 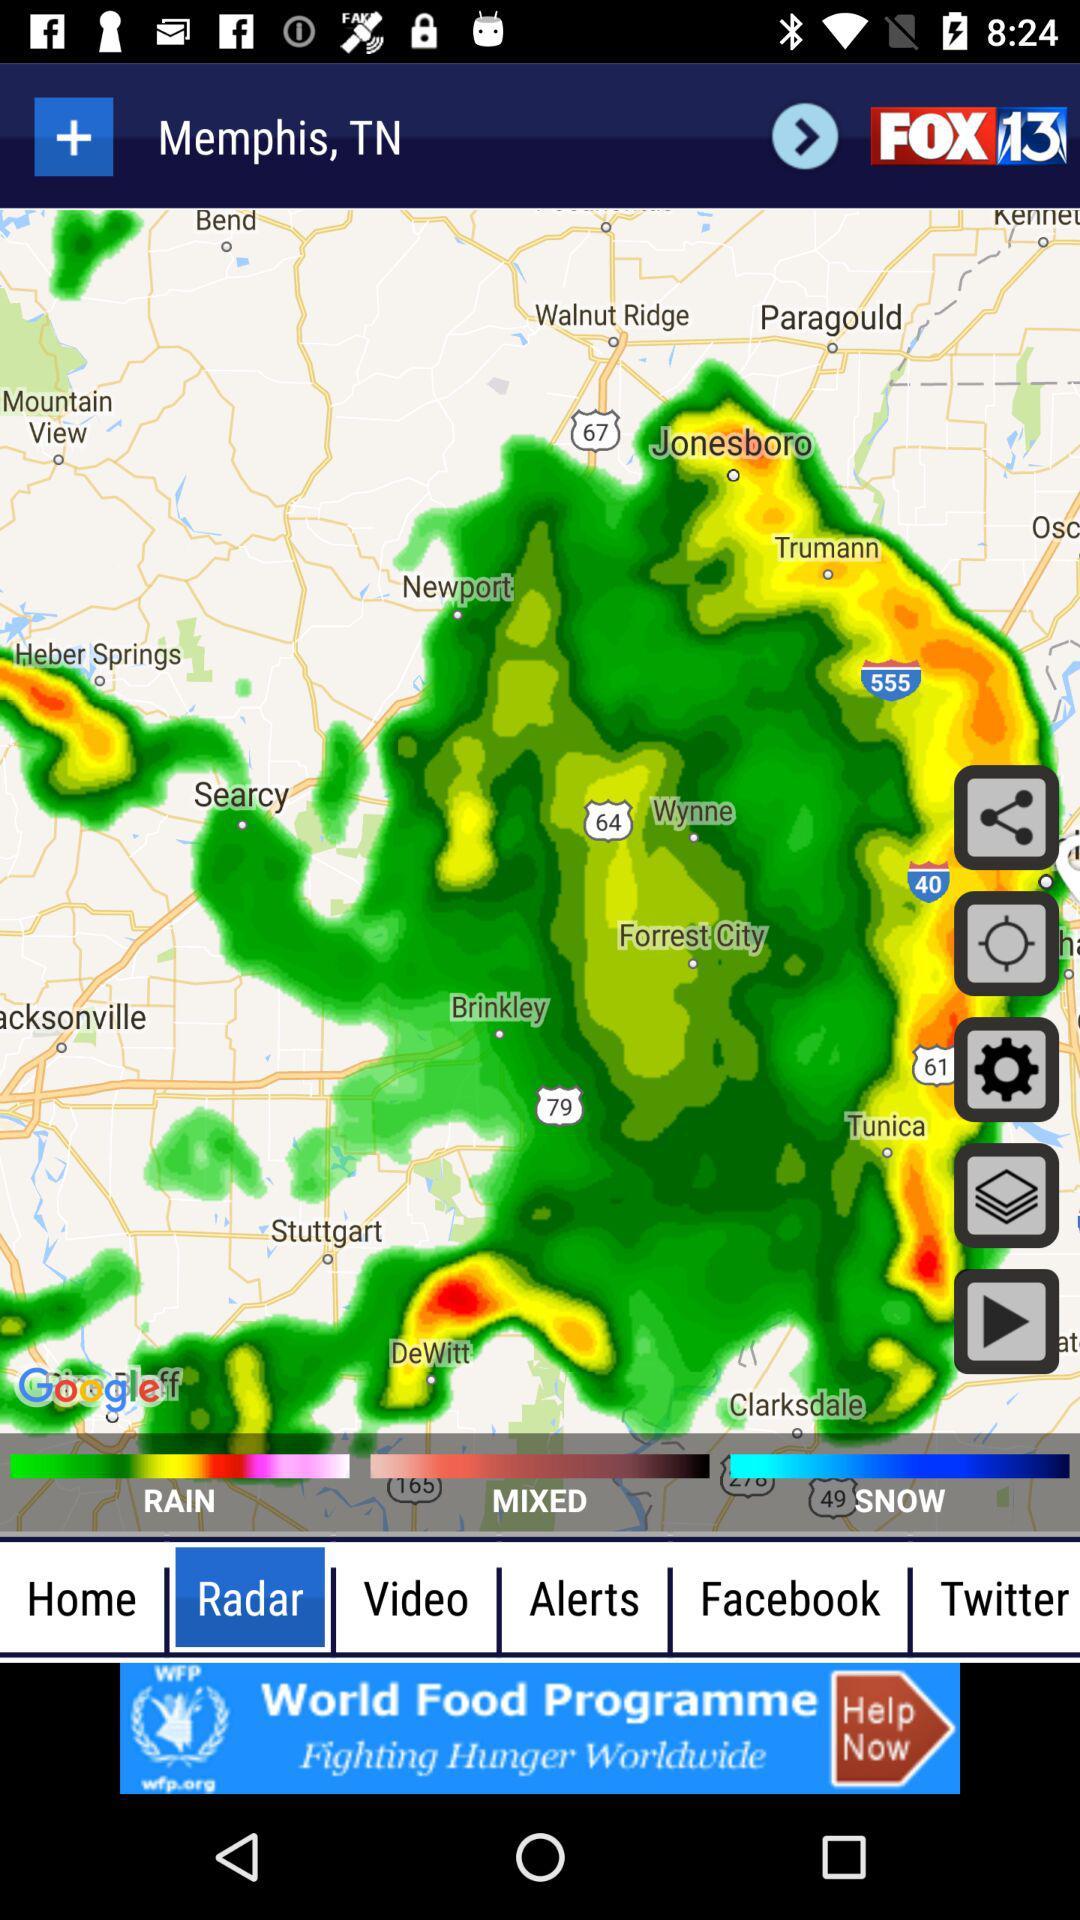 What do you see at coordinates (72, 135) in the screenshot?
I see `the add icon` at bounding box center [72, 135].